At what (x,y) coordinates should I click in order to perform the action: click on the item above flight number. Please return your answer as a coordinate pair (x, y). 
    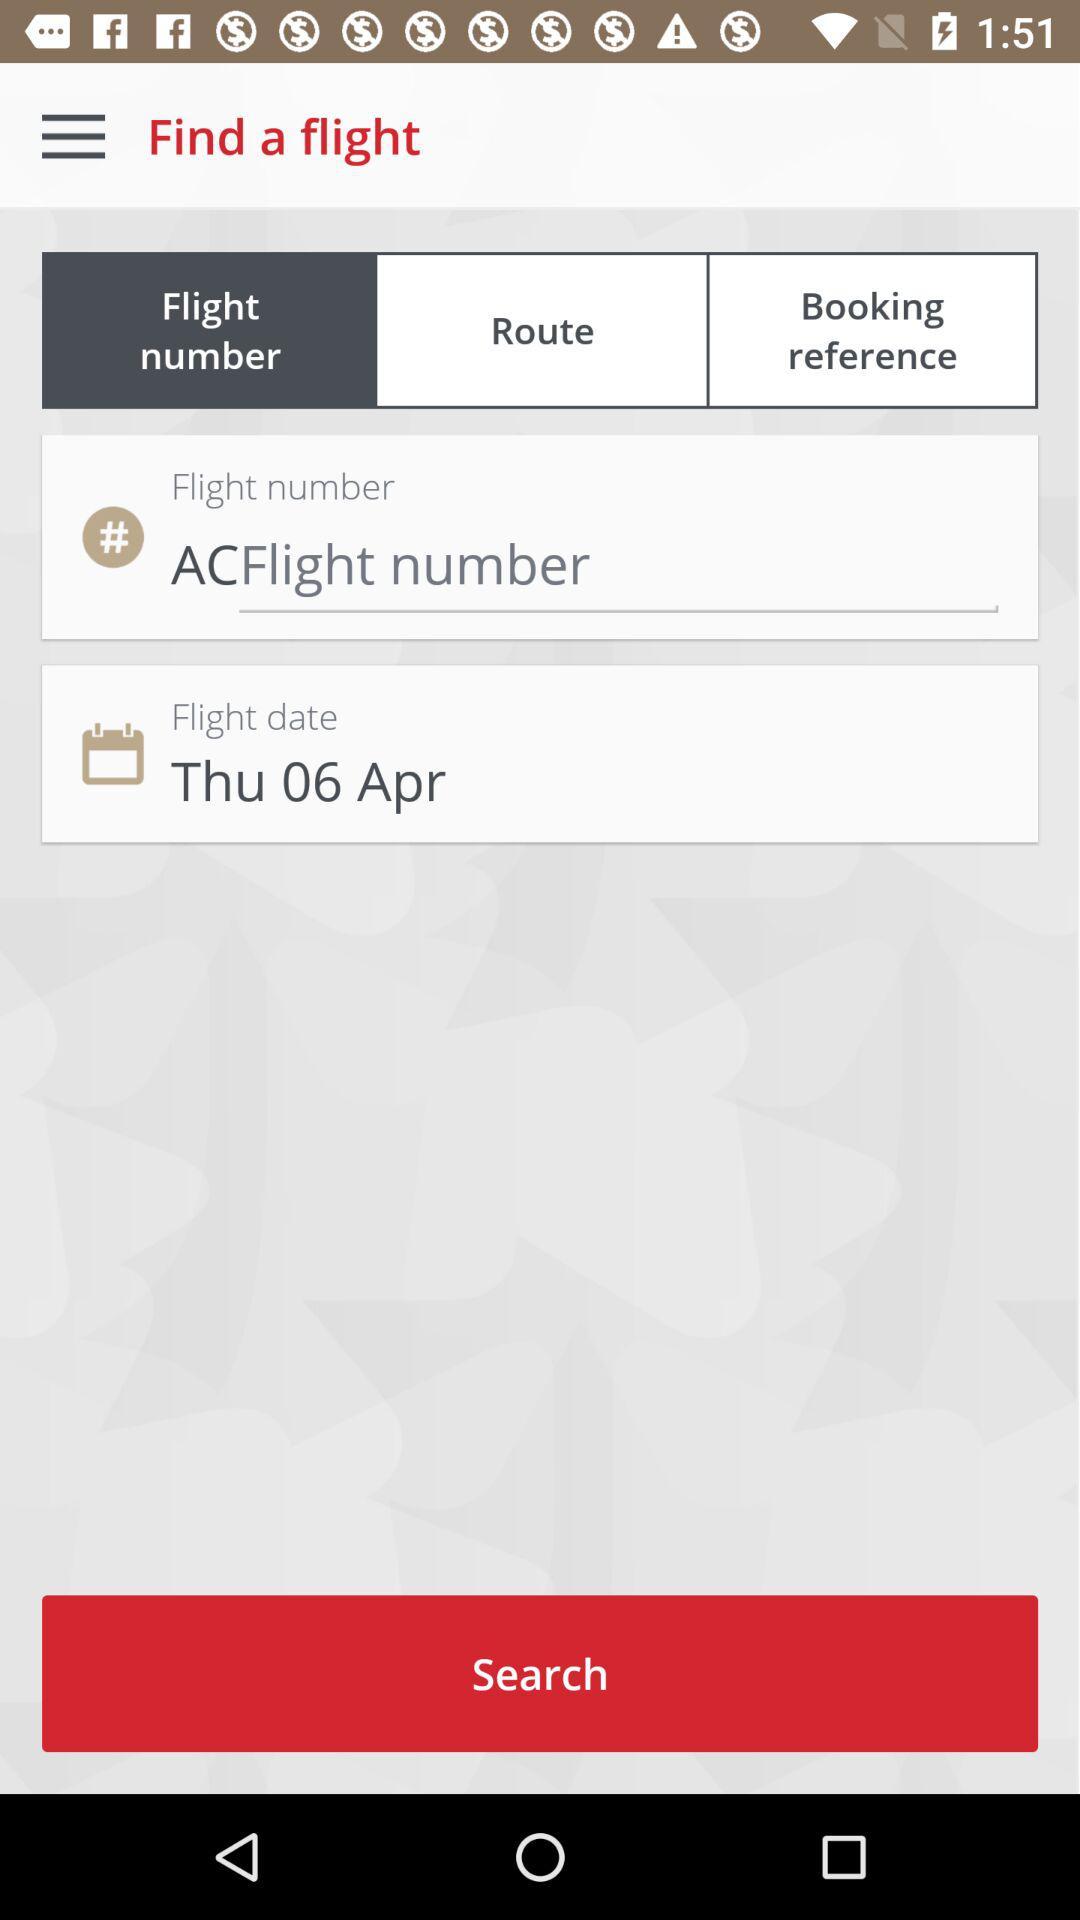
    Looking at the image, I should click on (542, 330).